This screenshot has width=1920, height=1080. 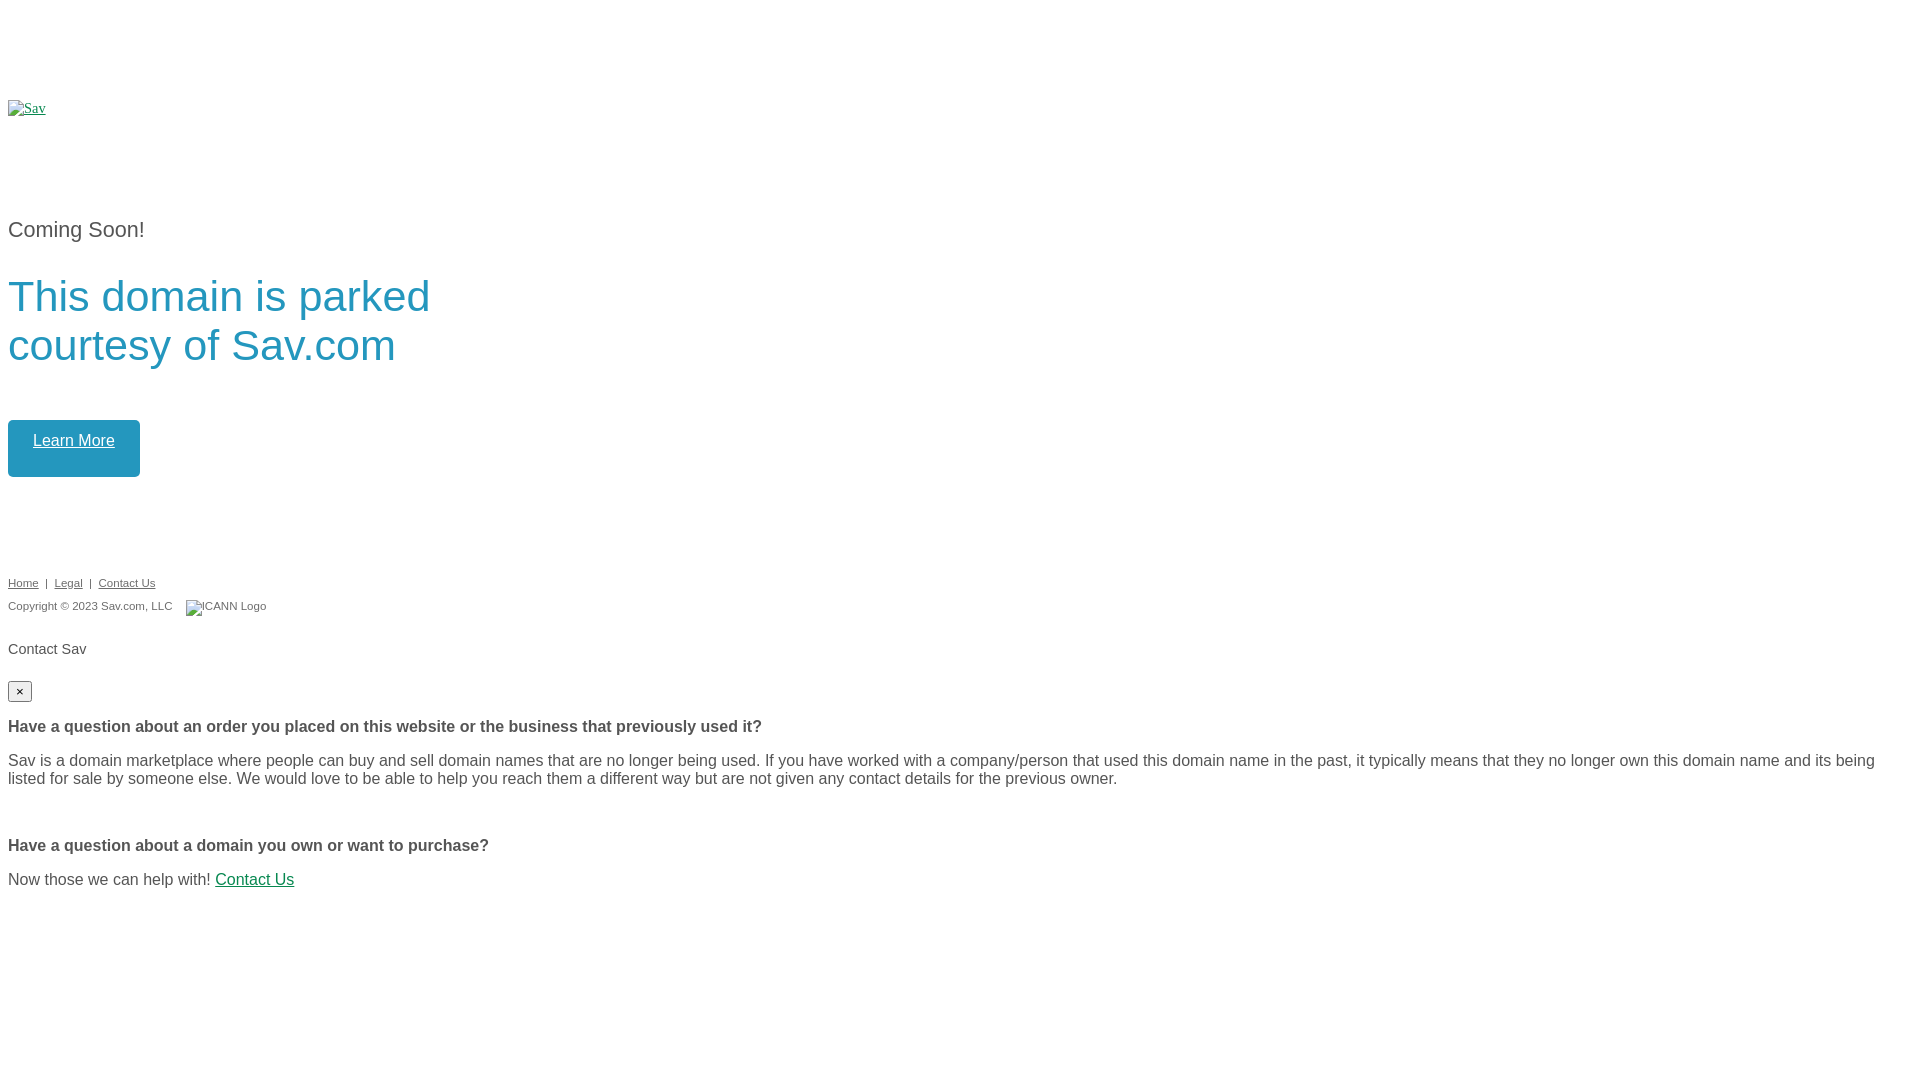 What do you see at coordinates (253, 878) in the screenshot?
I see `'Contact Us'` at bounding box center [253, 878].